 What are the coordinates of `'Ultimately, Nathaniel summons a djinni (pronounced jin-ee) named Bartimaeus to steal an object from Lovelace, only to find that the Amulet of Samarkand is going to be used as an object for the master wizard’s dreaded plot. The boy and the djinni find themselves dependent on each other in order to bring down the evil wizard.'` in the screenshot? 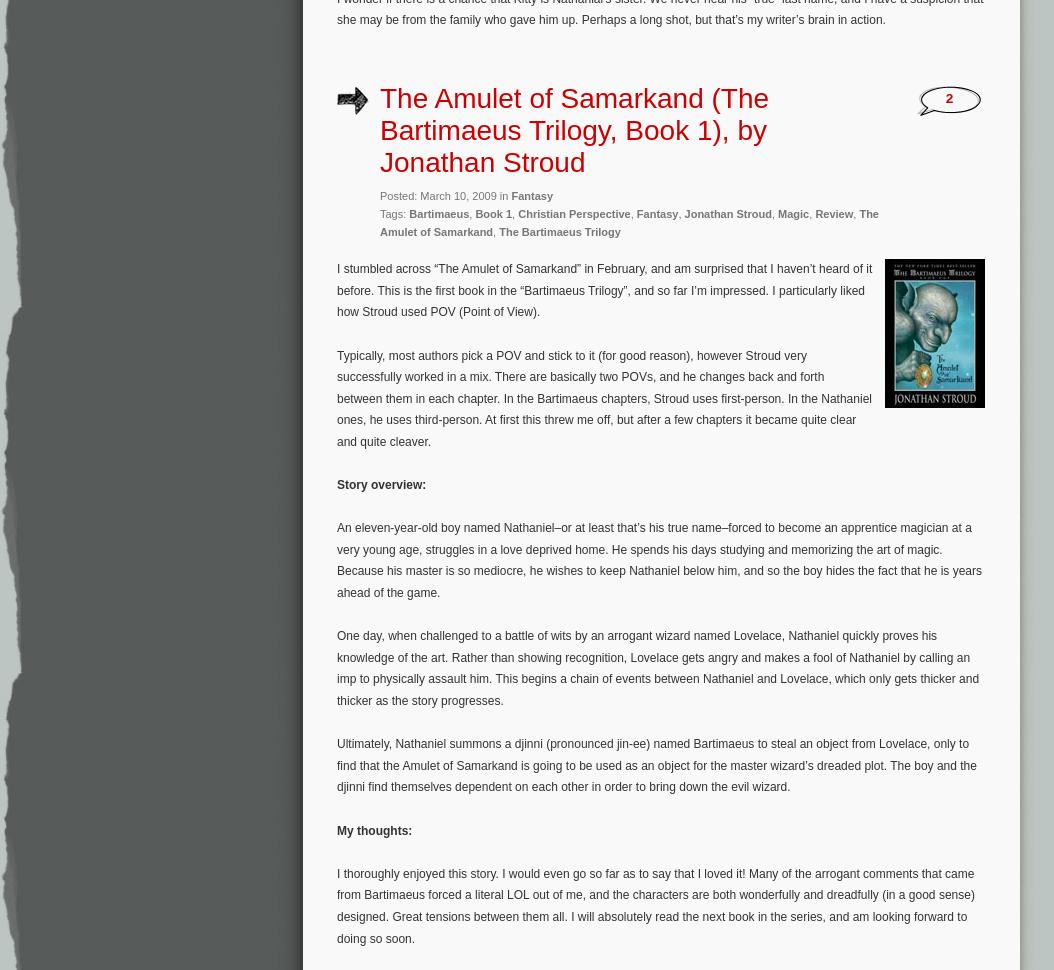 It's located at (656, 764).